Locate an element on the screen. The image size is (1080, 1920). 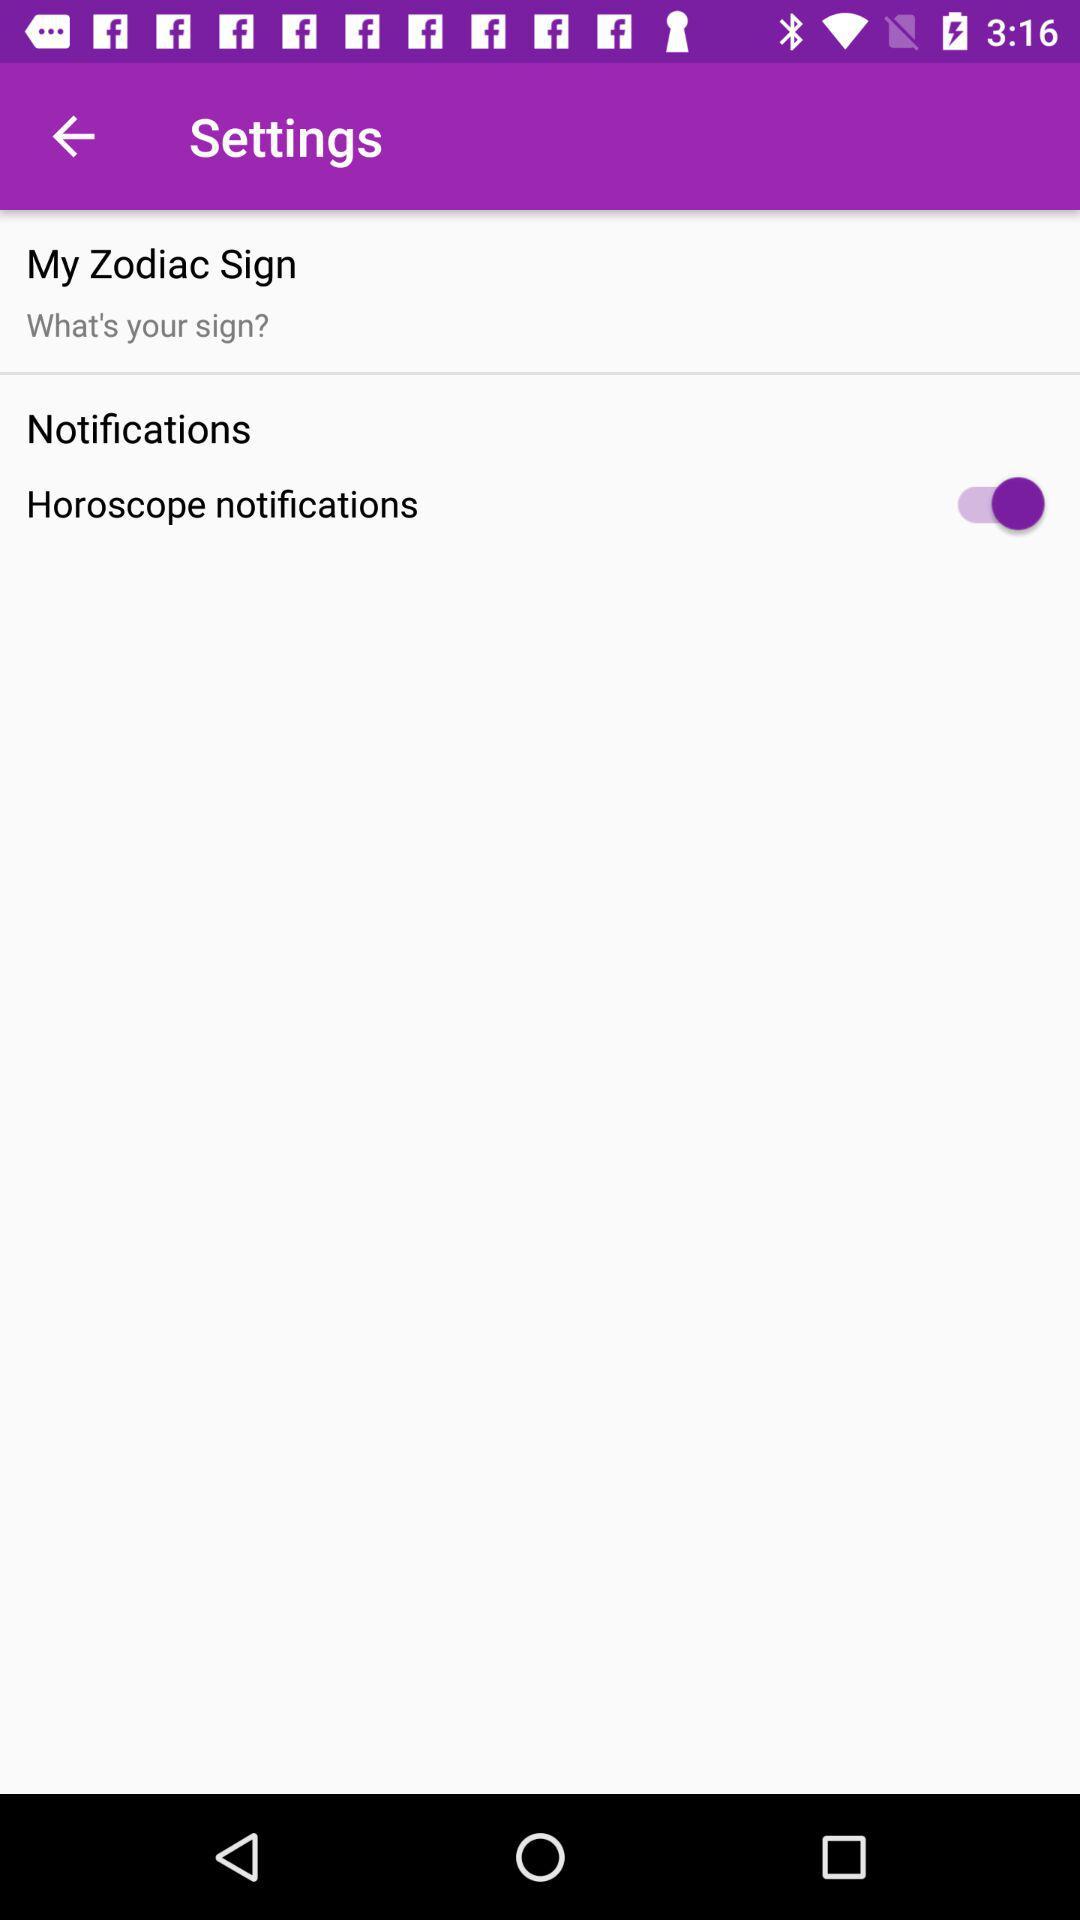
the horoscope notifications item is located at coordinates (540, 503).